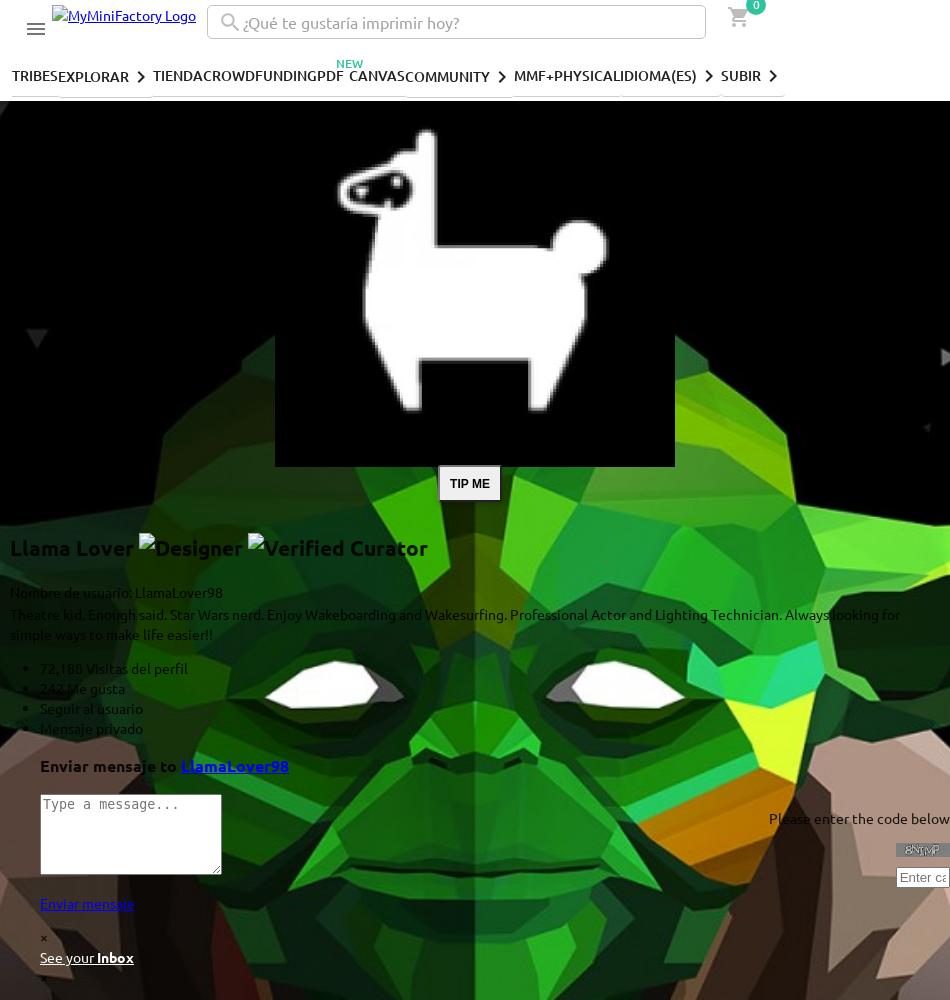 This screenshot has width=950, height=1000. I want to click on 'See your', so click(68, 956).